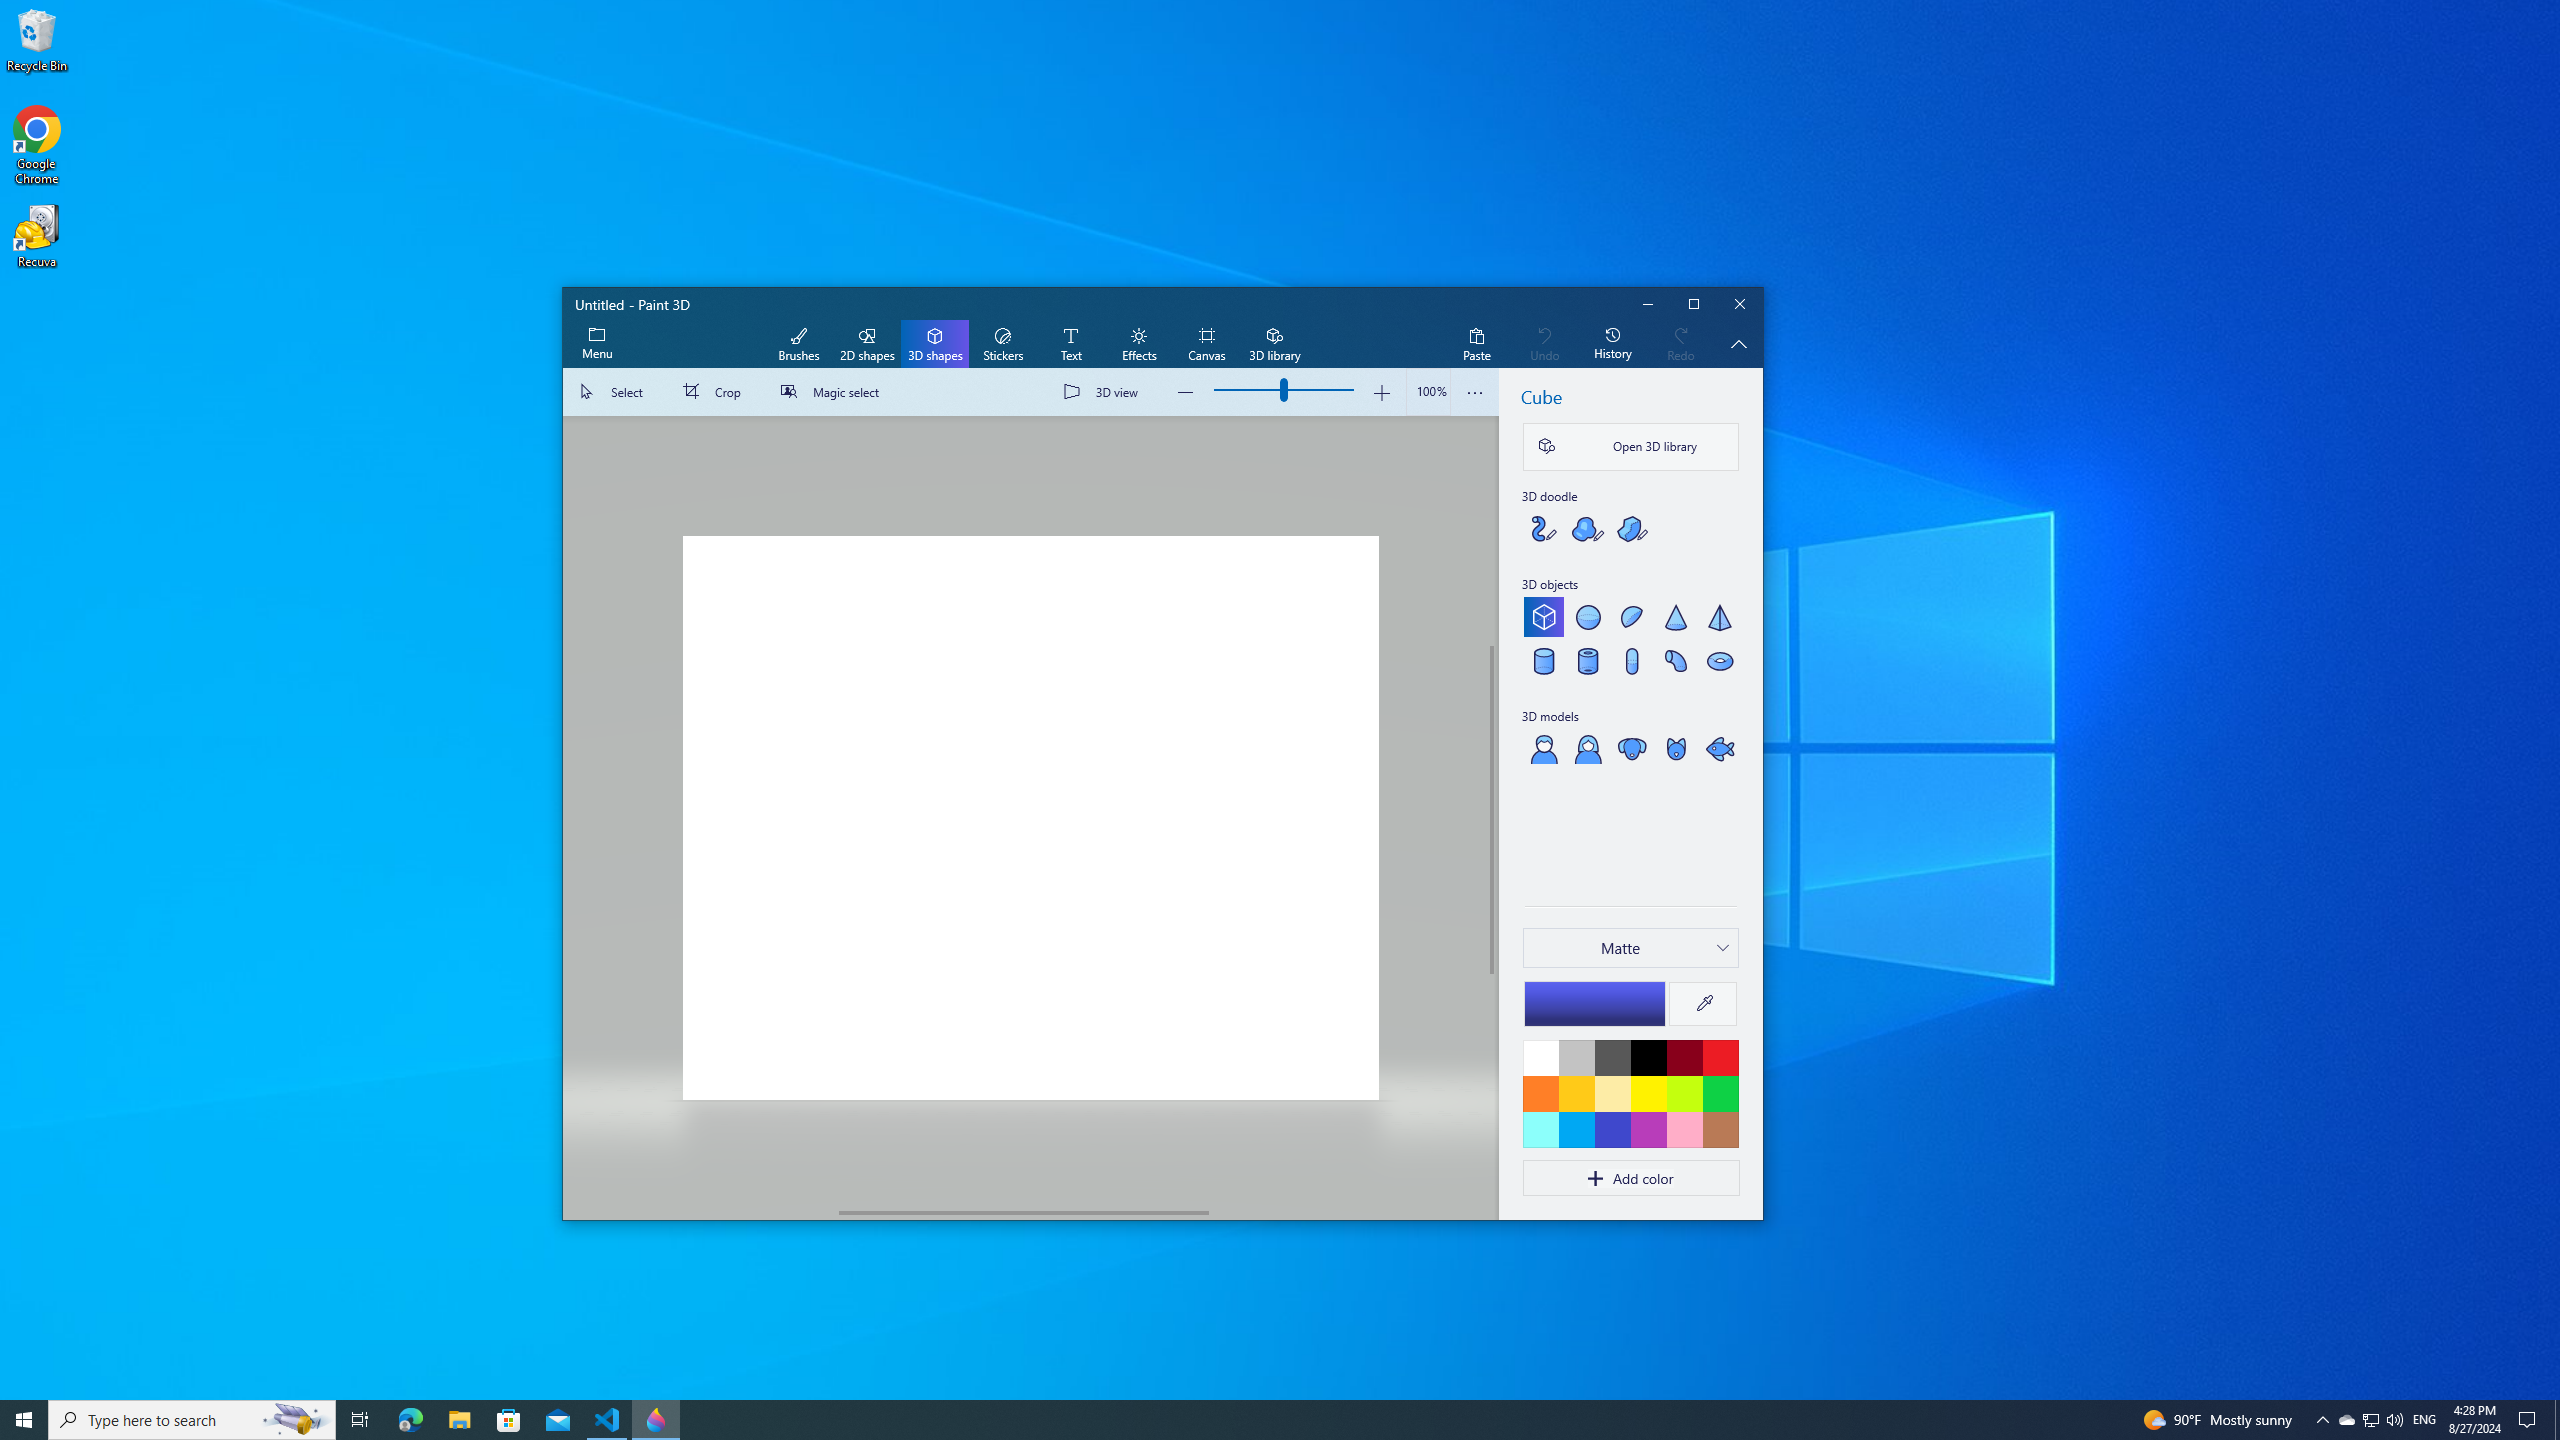 This screenshot has height=1440, width=2560. Describe the element at coordinates (1675, 616) in the screenshot. I see `'Cone'` at that location.